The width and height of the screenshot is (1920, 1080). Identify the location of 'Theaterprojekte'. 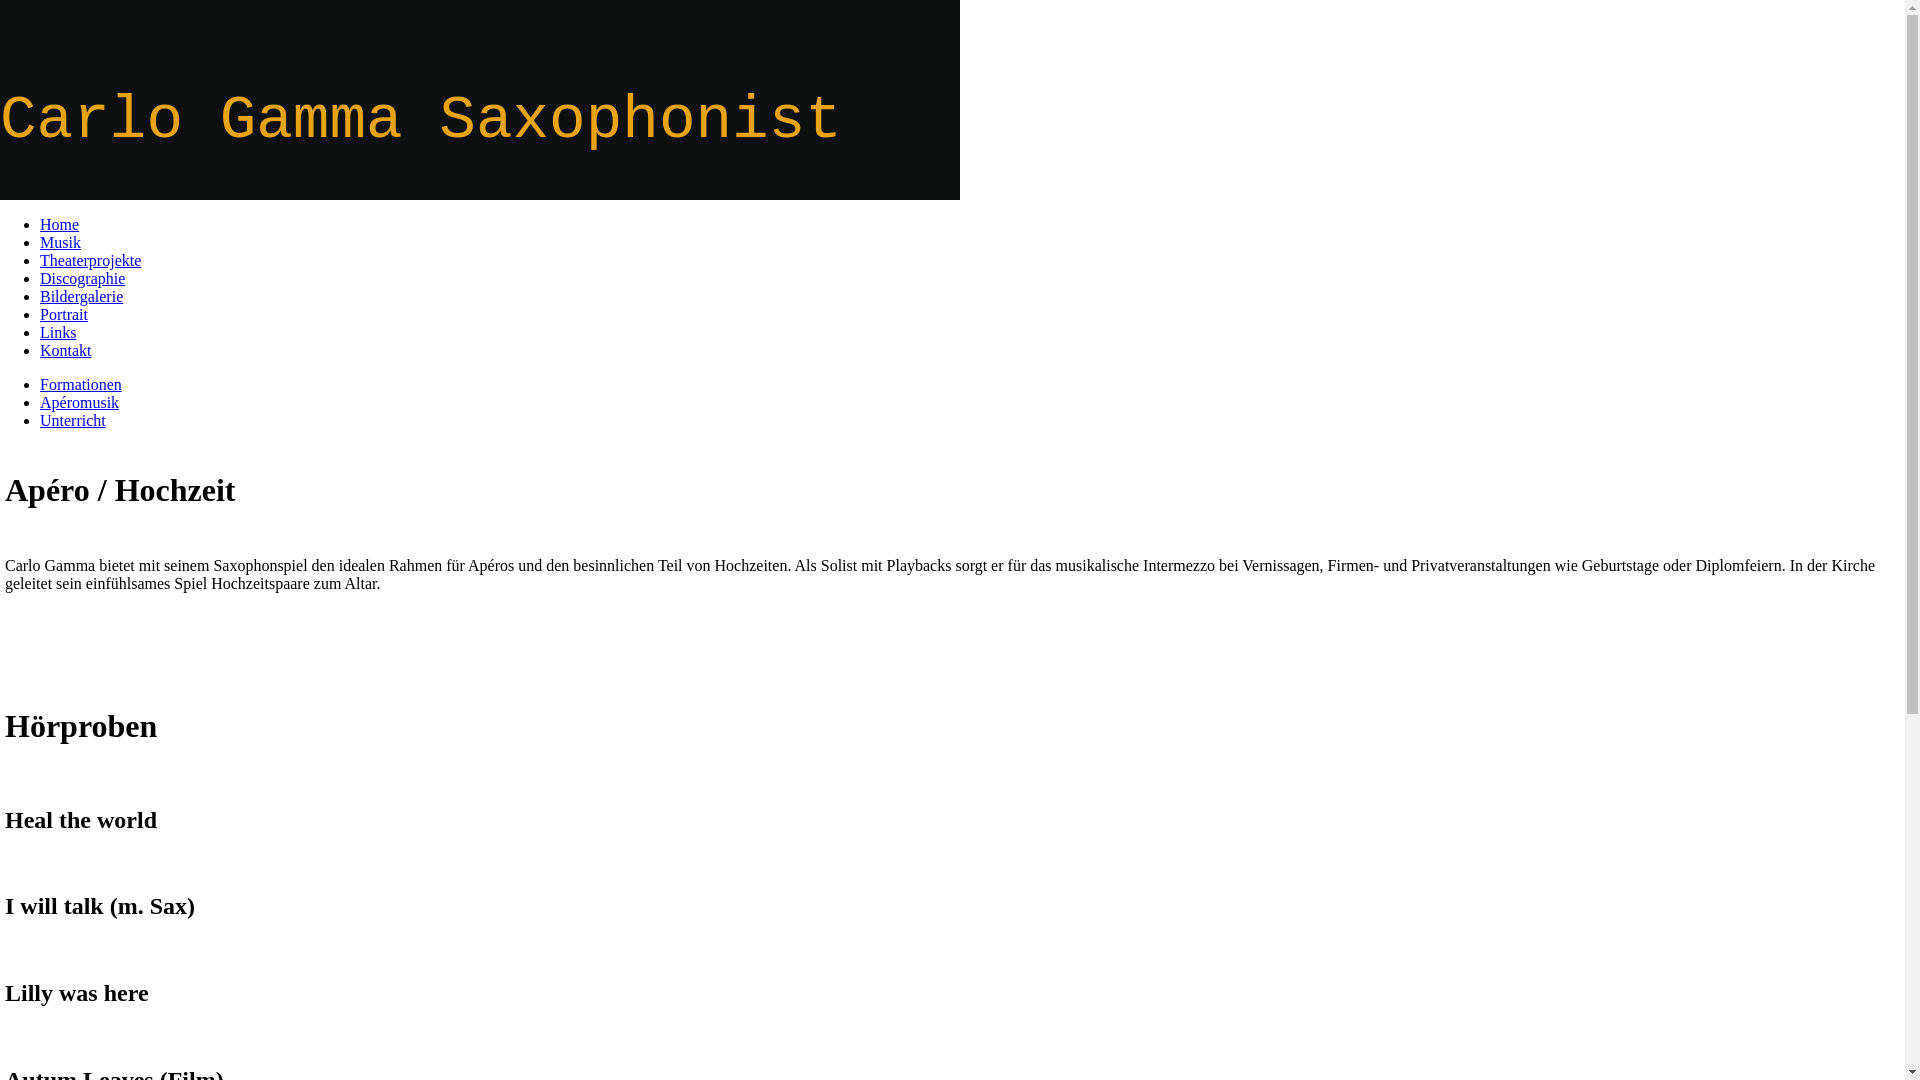
(89, 259).